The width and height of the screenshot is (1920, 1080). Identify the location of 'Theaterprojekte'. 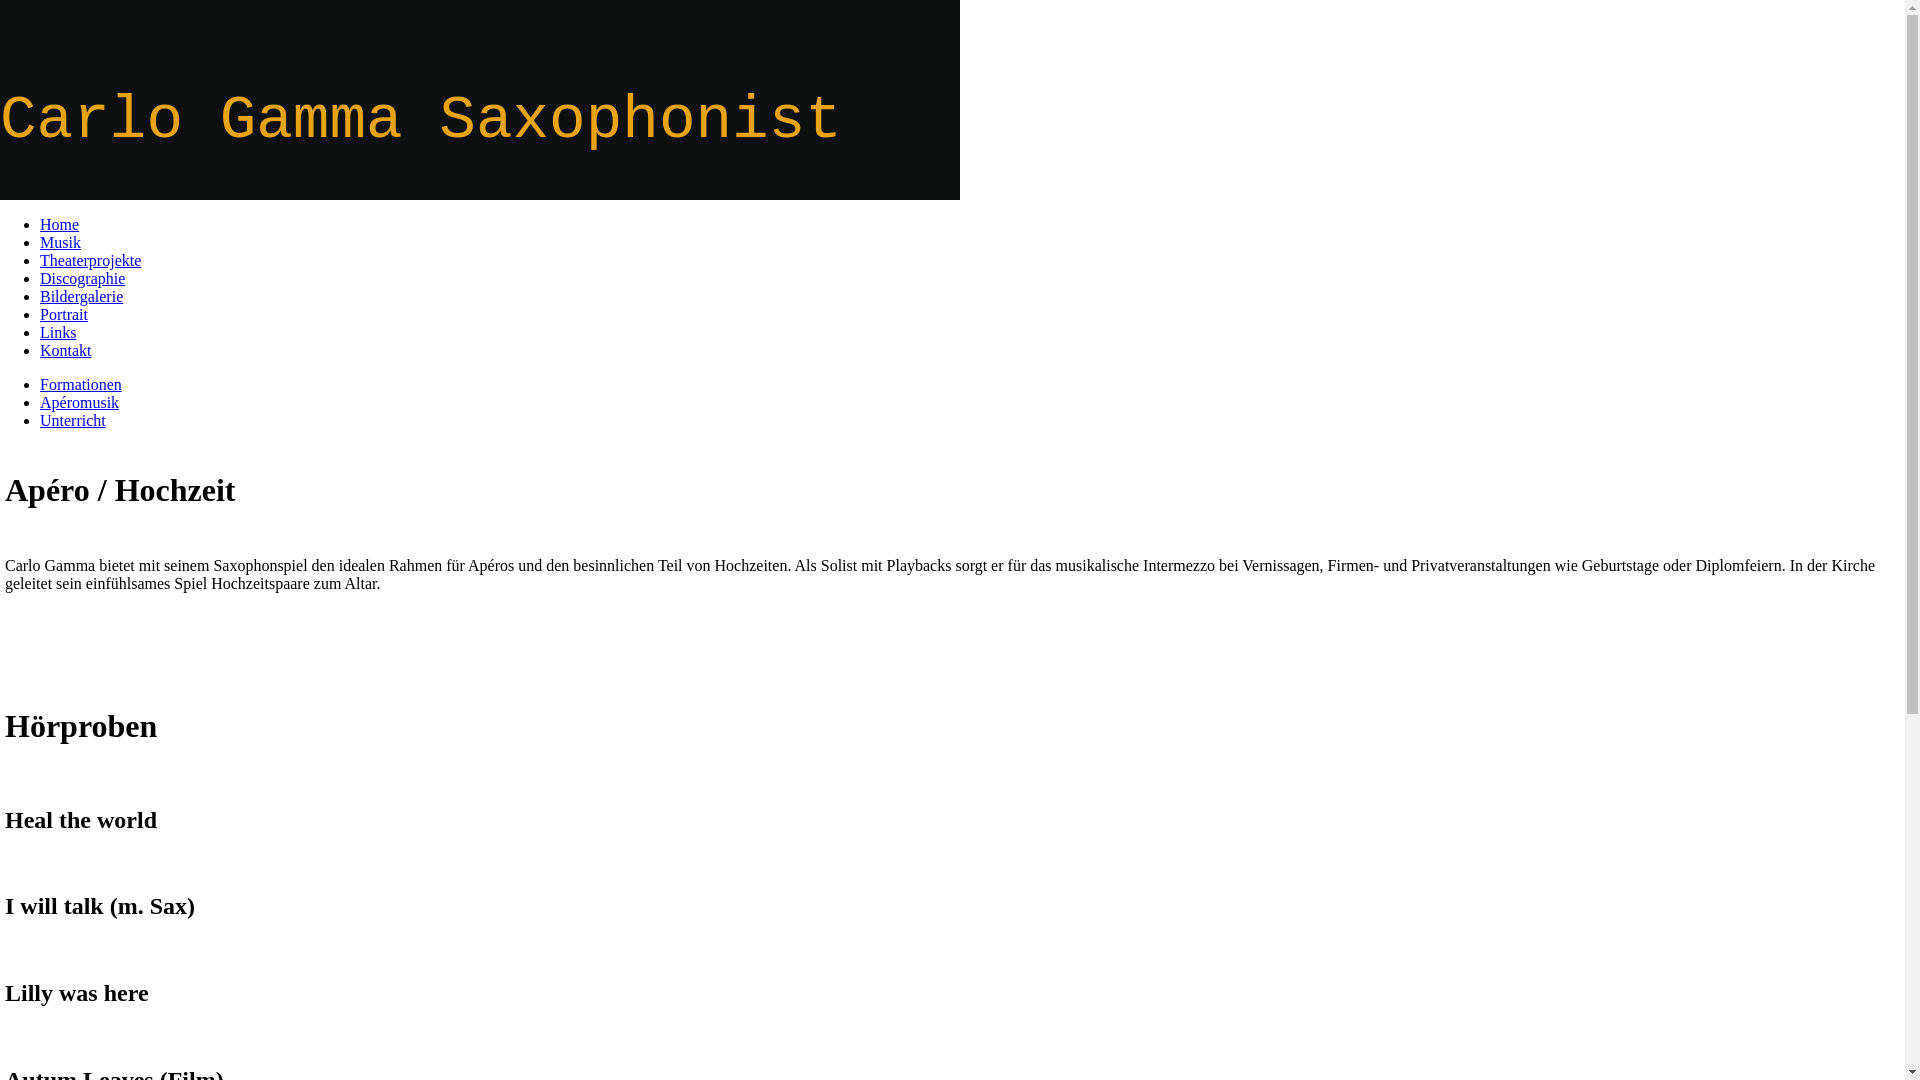
(89, 259).